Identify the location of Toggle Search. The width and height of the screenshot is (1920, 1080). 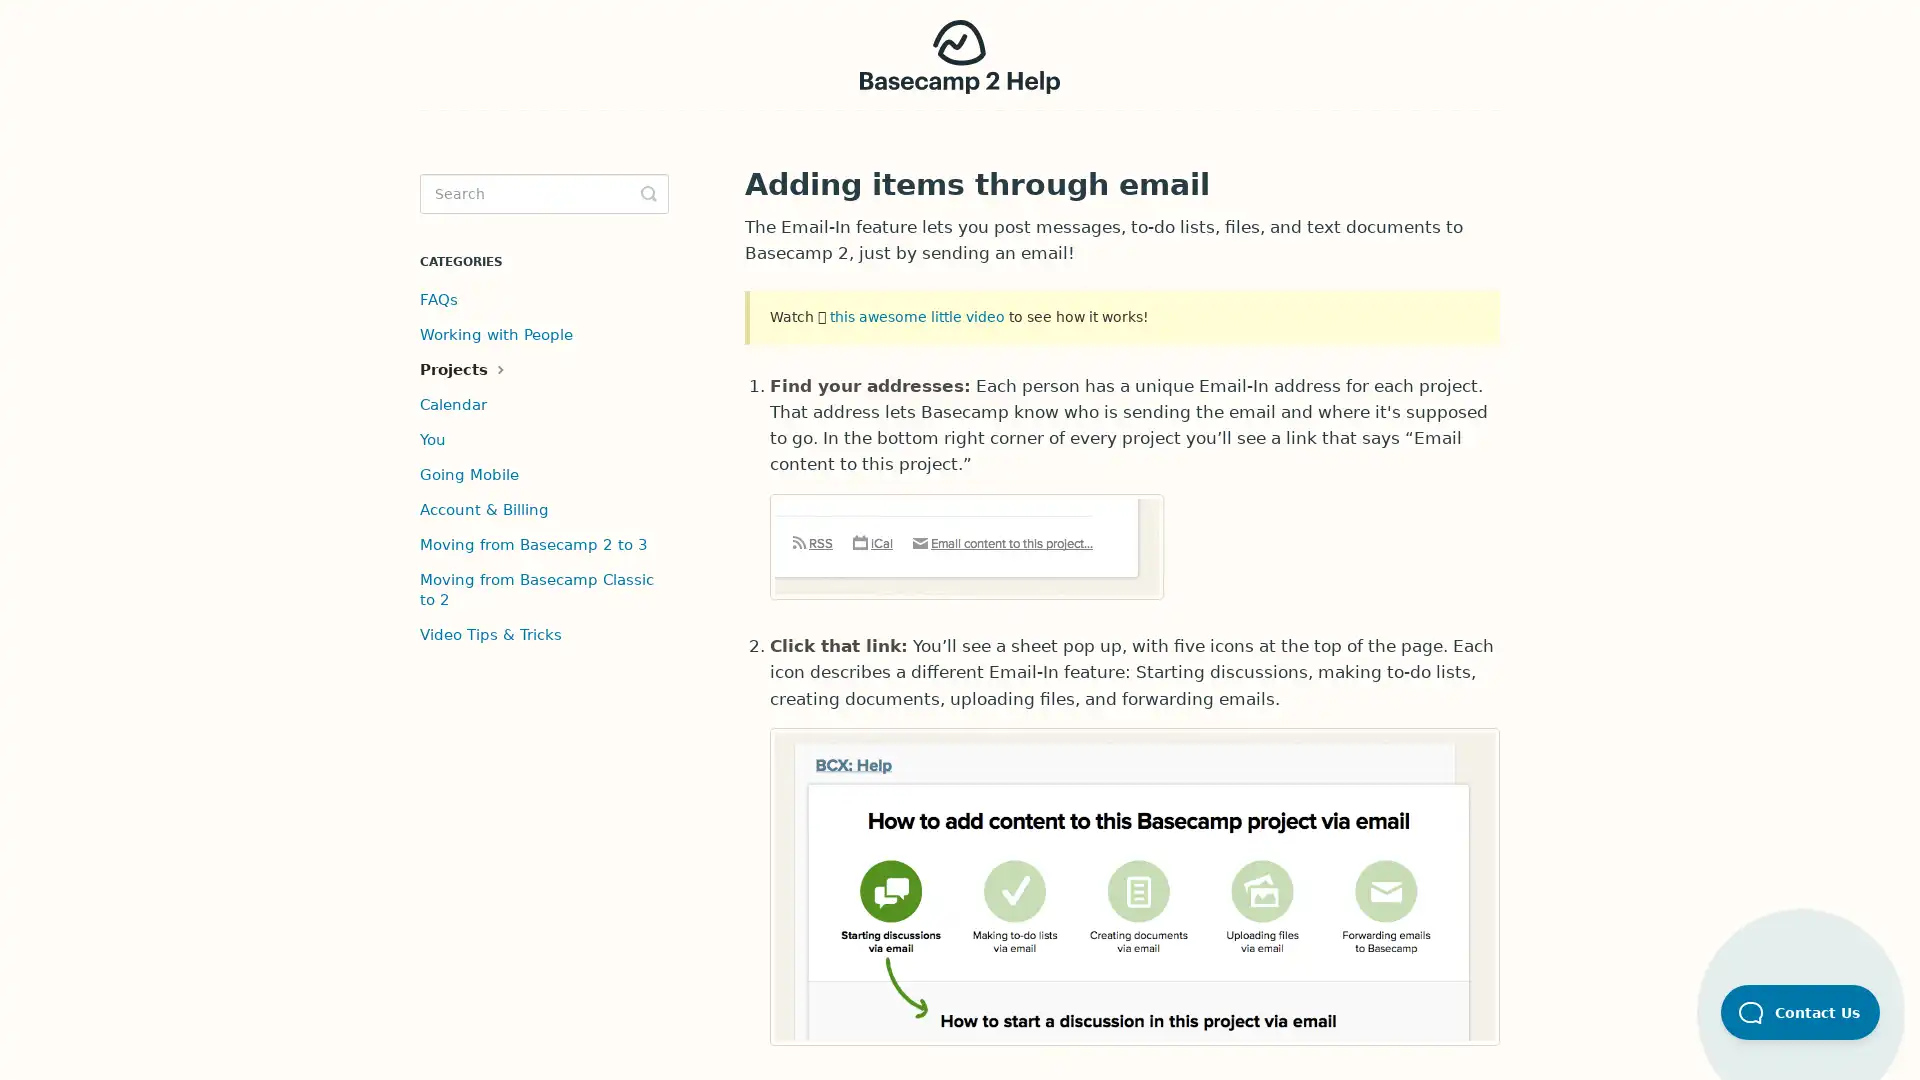
(648, 193).